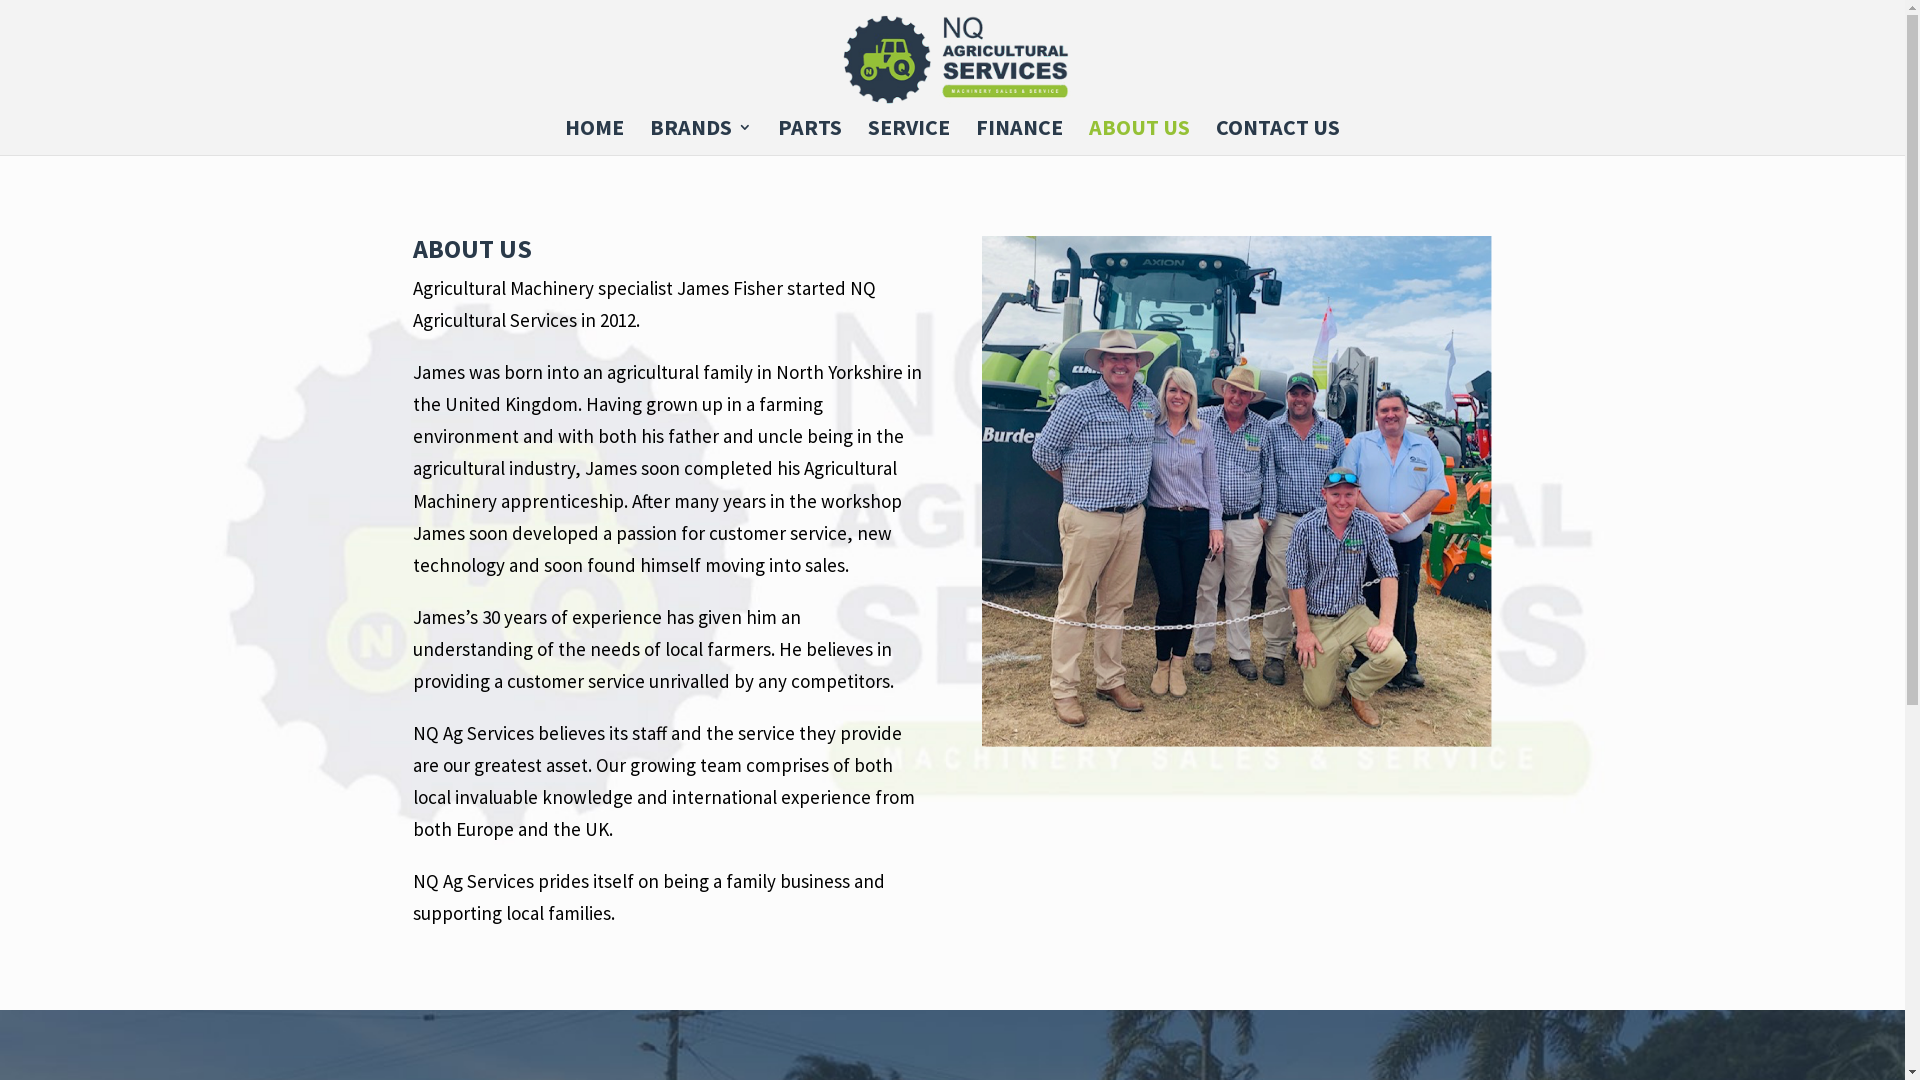  I want to click on 'ABOUT US', so click(1139, 136).